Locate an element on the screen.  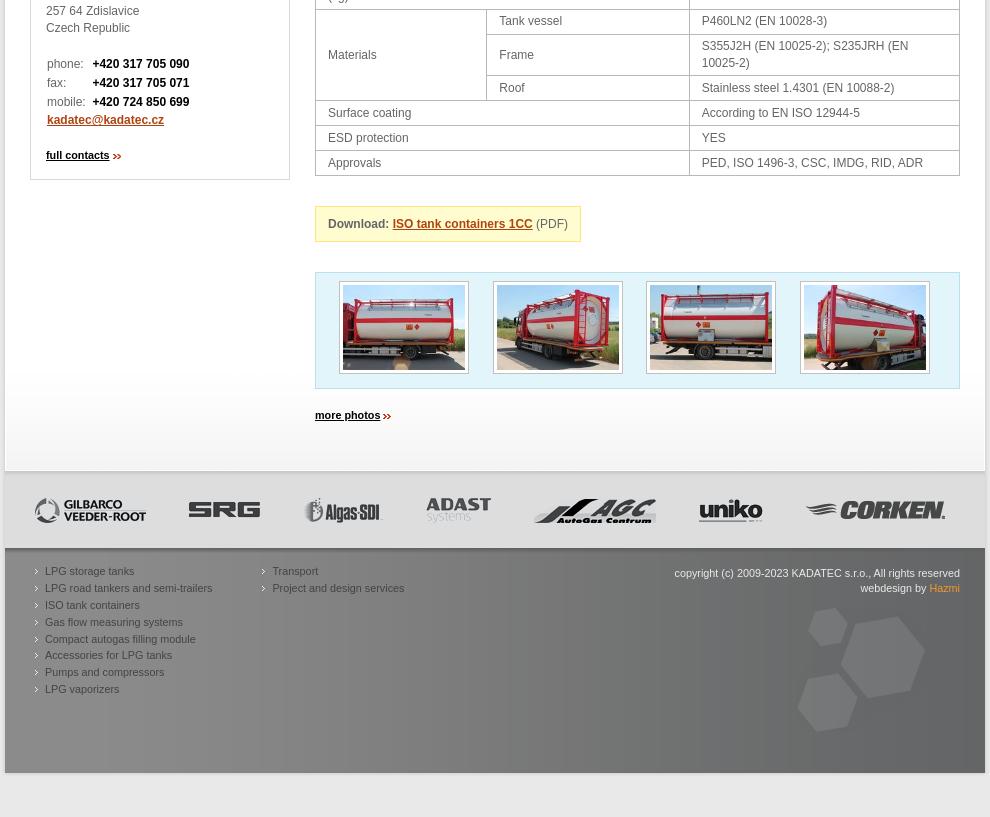
'S355J2H  (EN 10025-2); S235JRH (EN 10025-2)' is located at coordinates (700, 53).